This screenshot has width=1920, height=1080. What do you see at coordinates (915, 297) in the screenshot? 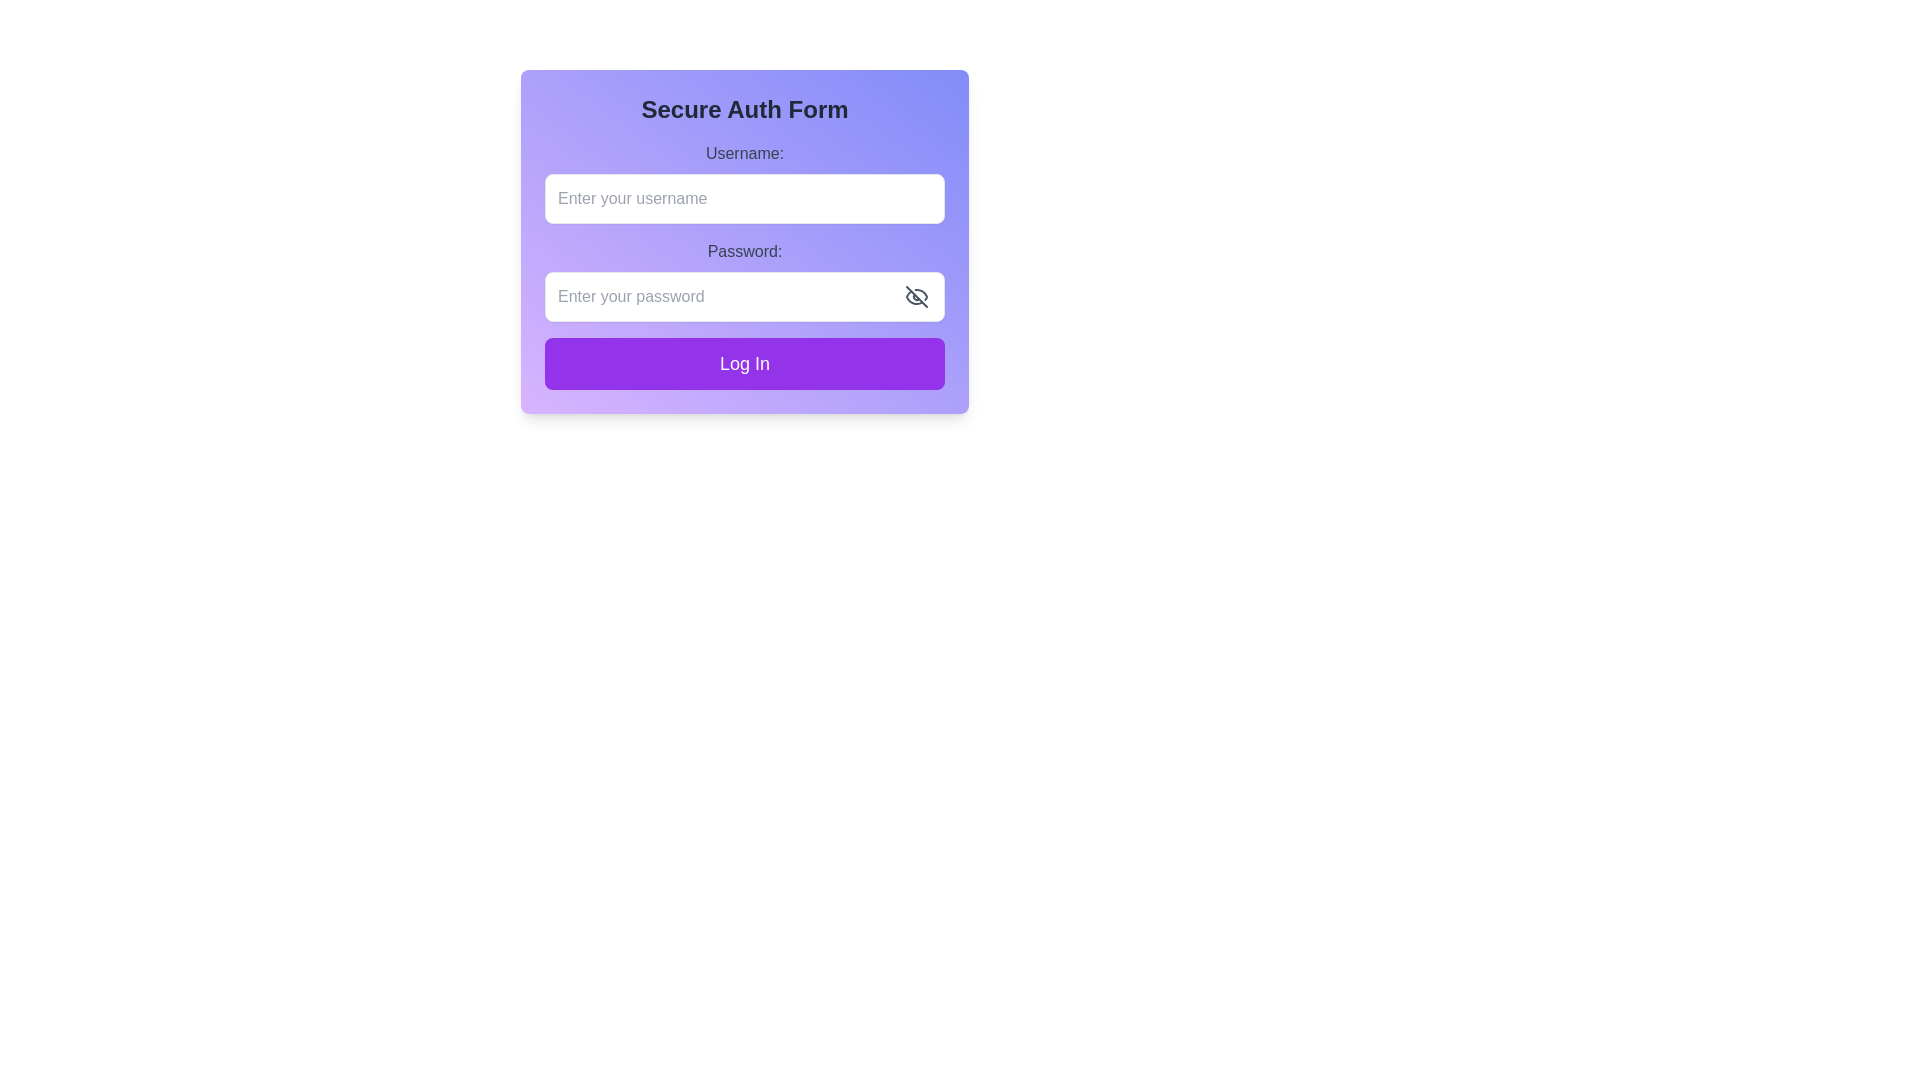
I see `the toggle icon button that shows or hides the password text in the adjacent input field to potentially display a tooltip` at bounding box center [915, 297].